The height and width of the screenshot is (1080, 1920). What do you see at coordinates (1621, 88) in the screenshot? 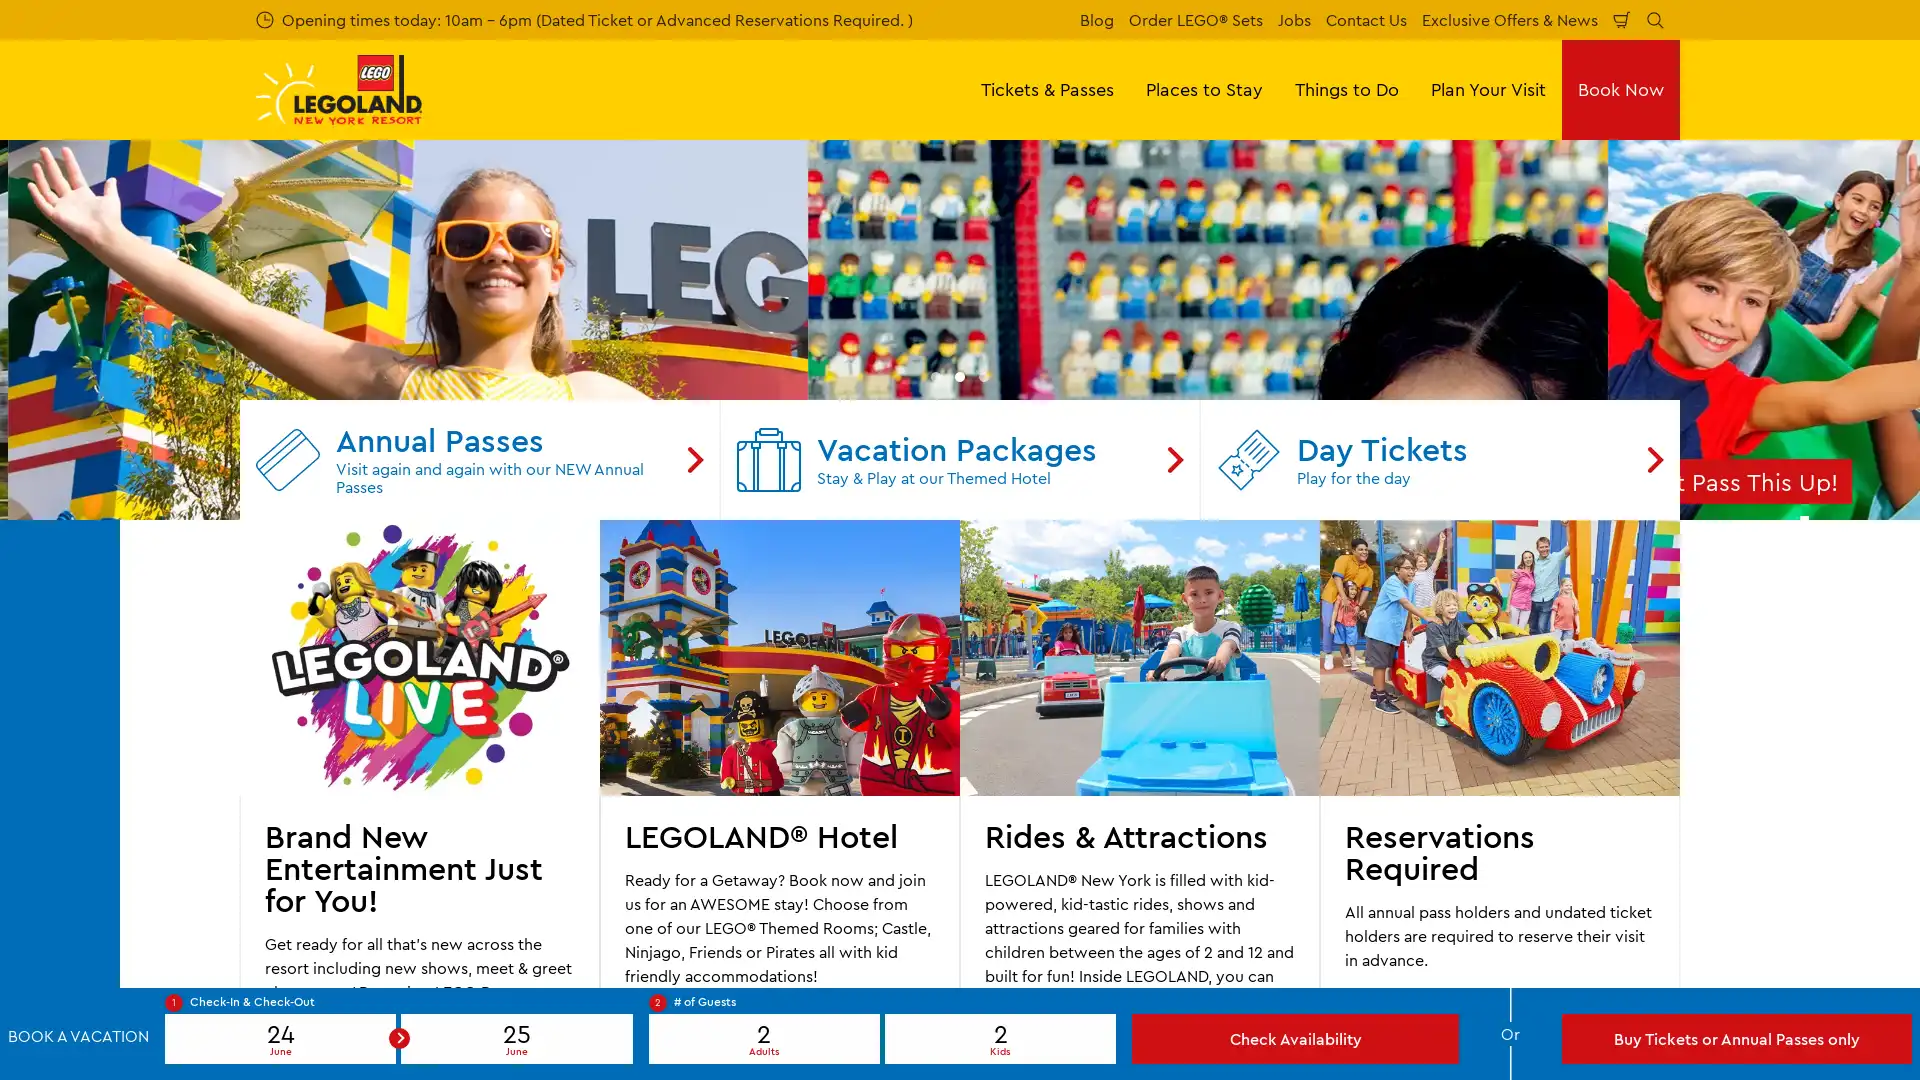
I see `Book Now` at bounding box center [1621, 88].